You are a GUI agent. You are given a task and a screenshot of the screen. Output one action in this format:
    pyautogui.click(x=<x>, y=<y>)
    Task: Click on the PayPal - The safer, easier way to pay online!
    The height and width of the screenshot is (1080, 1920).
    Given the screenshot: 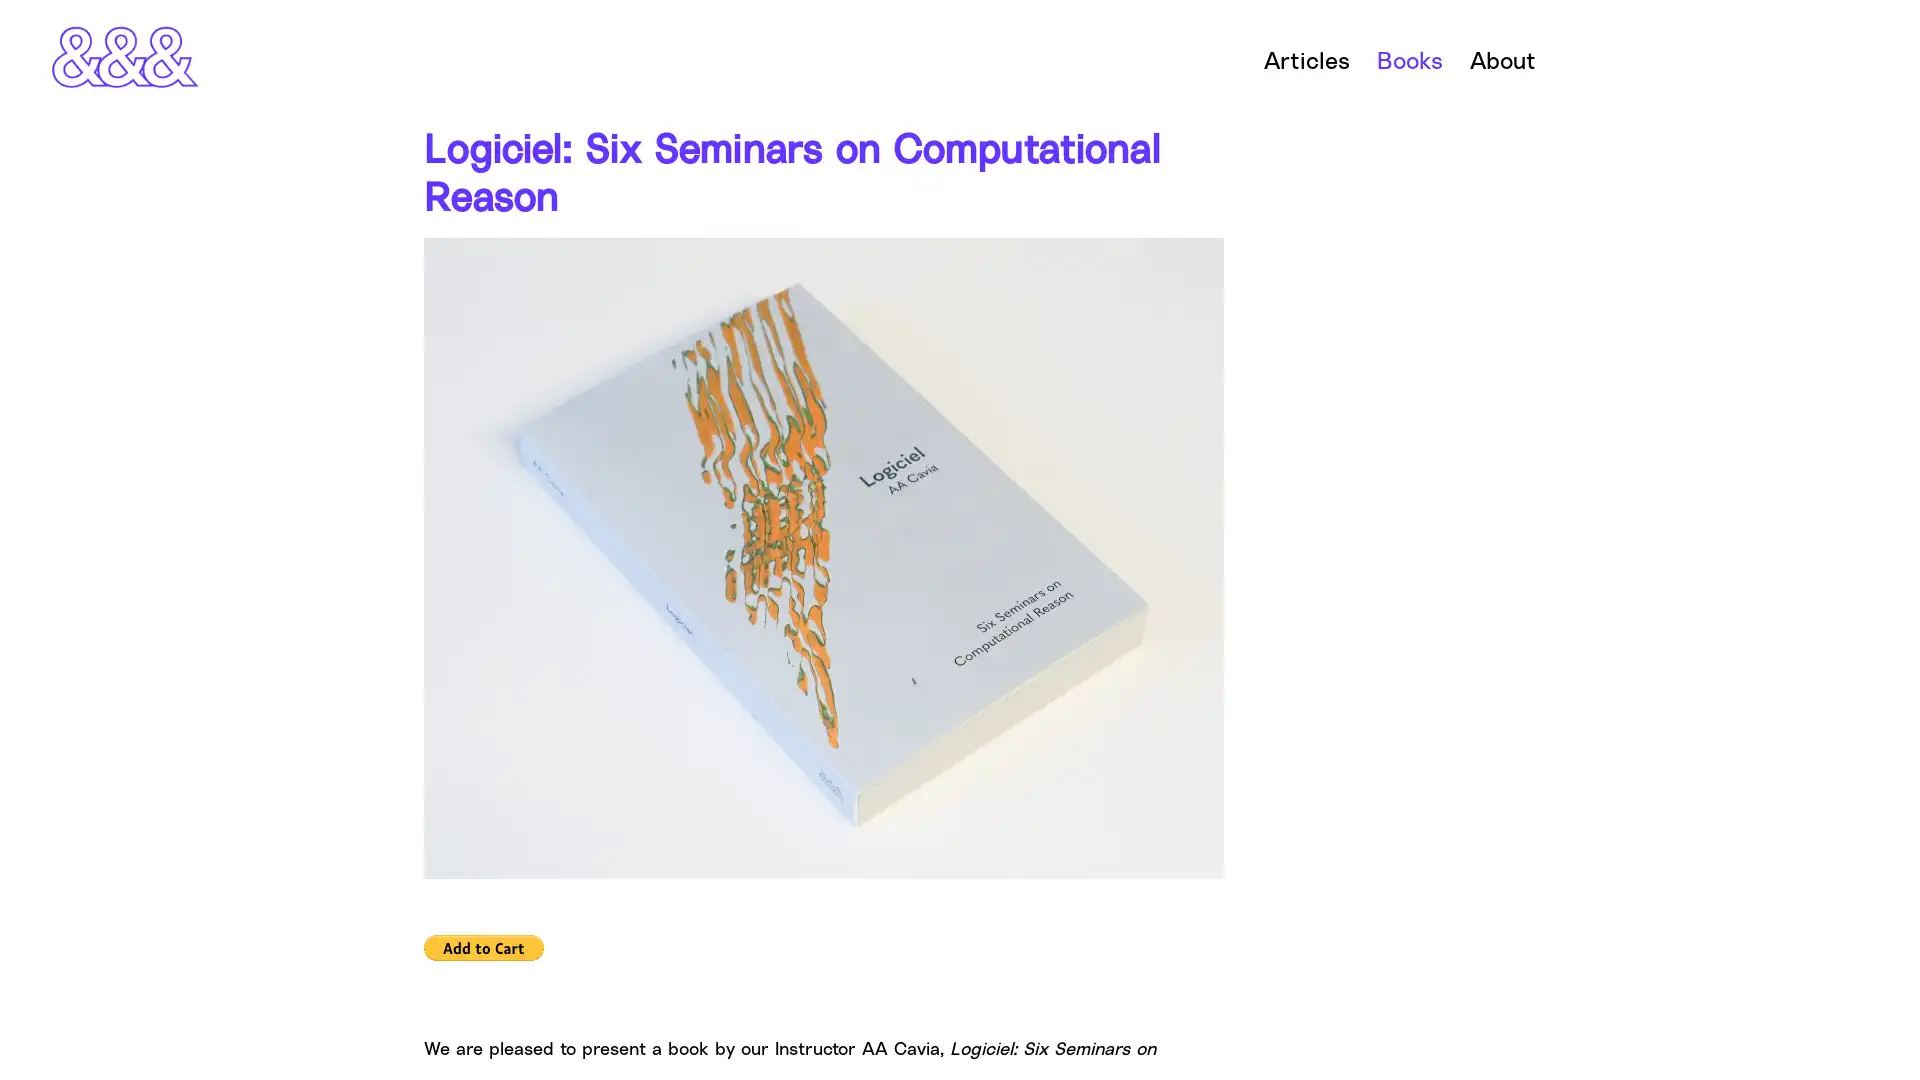 What is the action you would take?
    pyautogui.click(x=484, y=946)
    